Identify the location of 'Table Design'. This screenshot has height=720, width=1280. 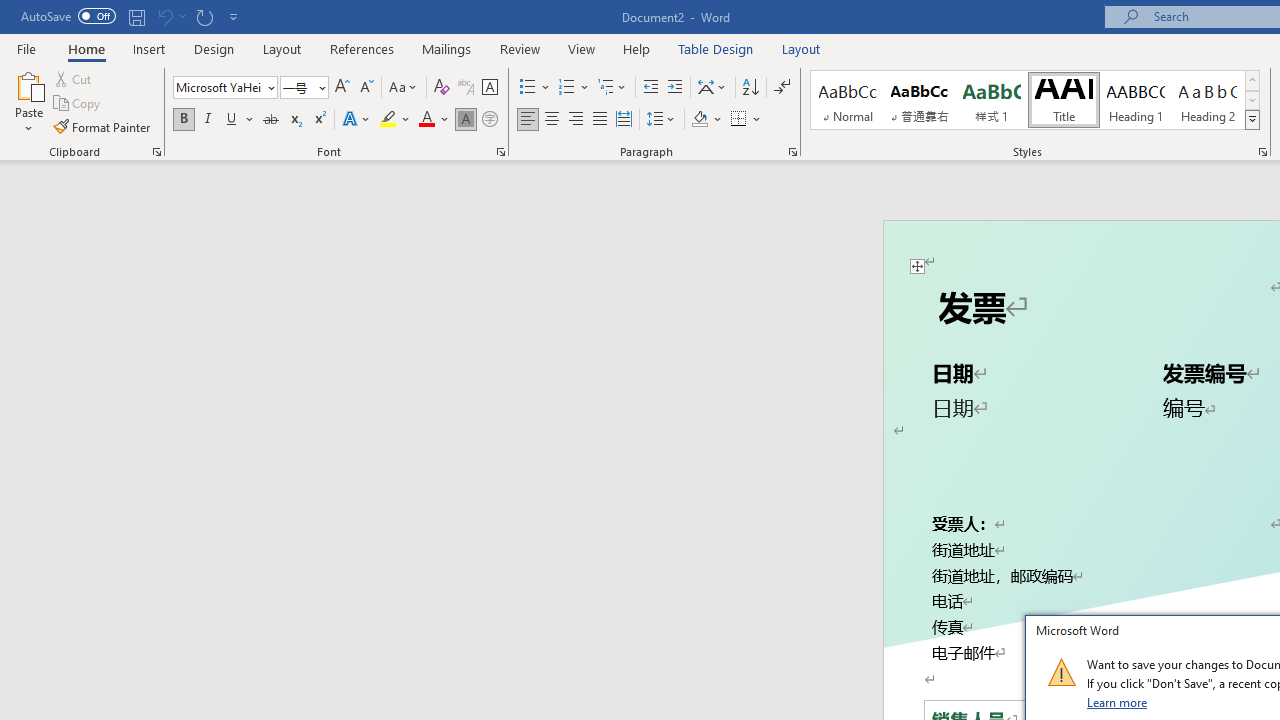
(716, 48).